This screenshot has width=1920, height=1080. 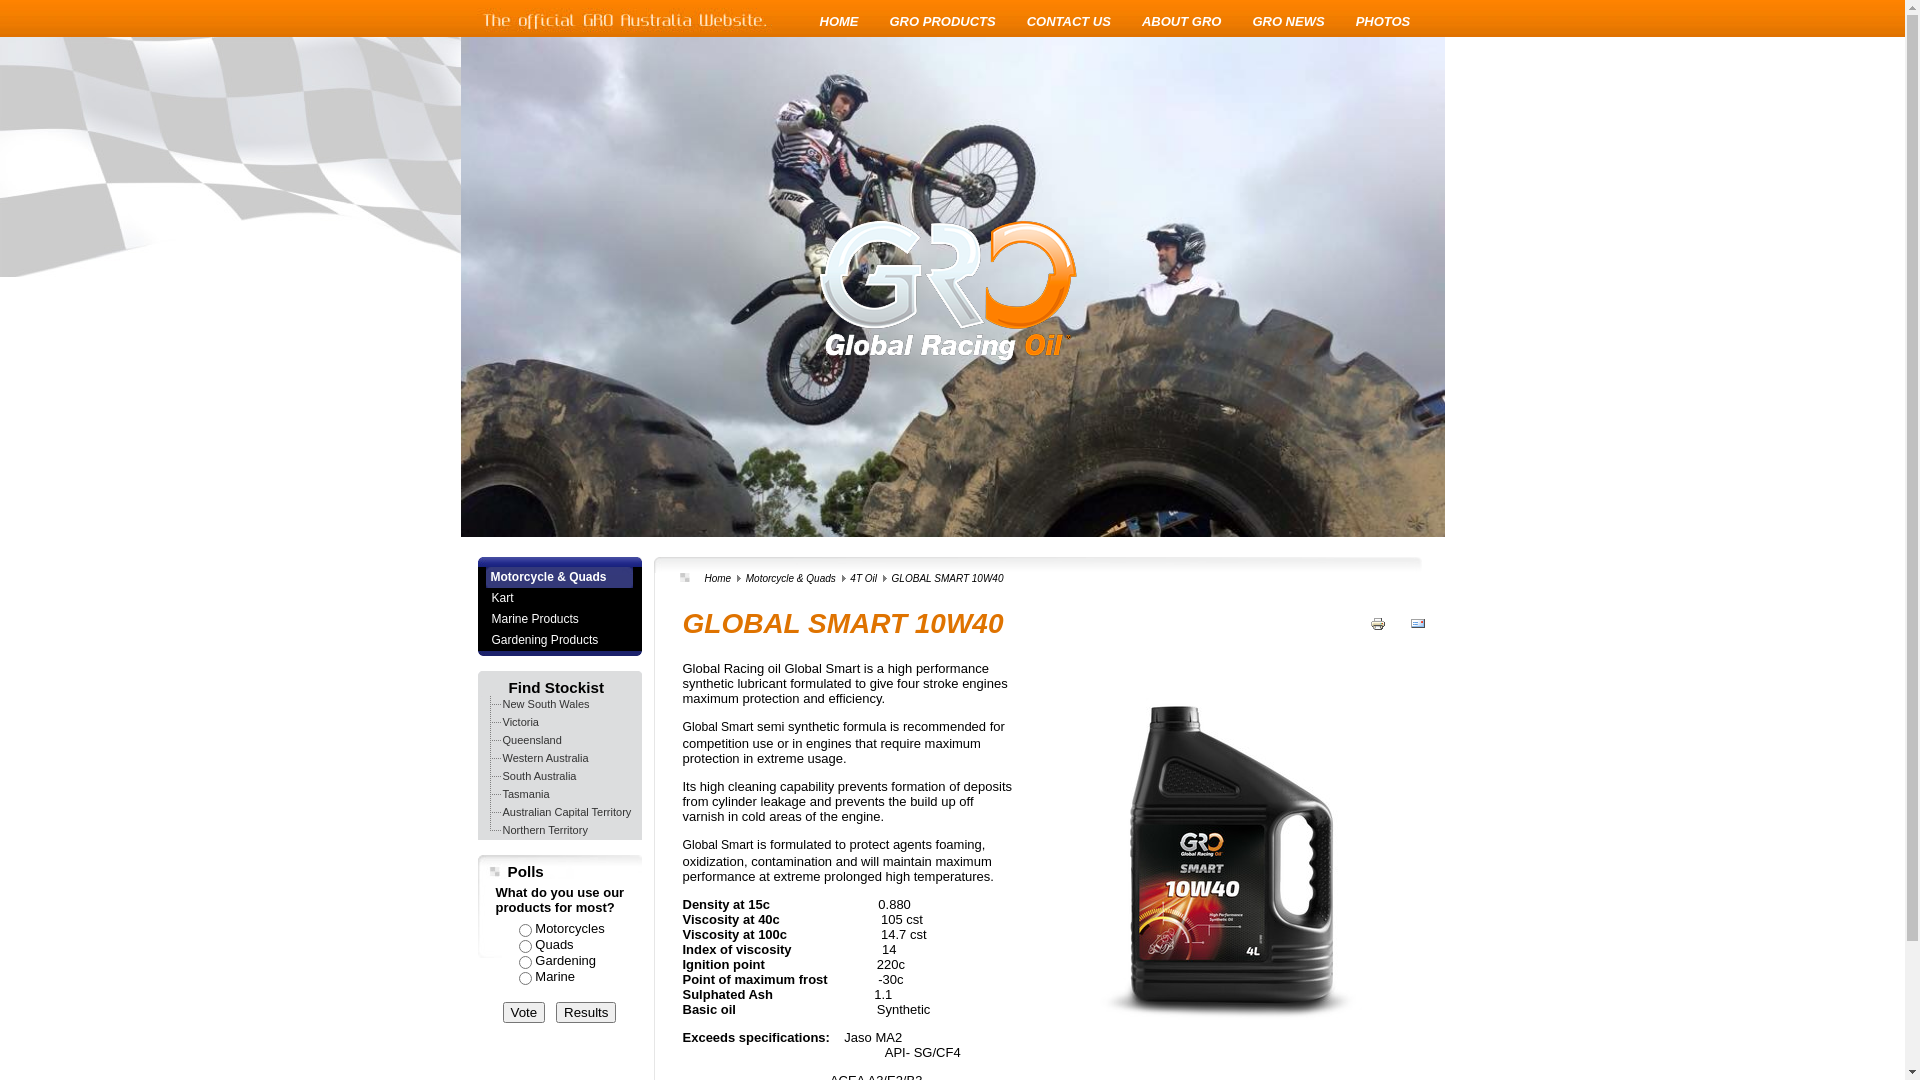 I want to click on 'Gardening Products', so click(x=558, y=640).